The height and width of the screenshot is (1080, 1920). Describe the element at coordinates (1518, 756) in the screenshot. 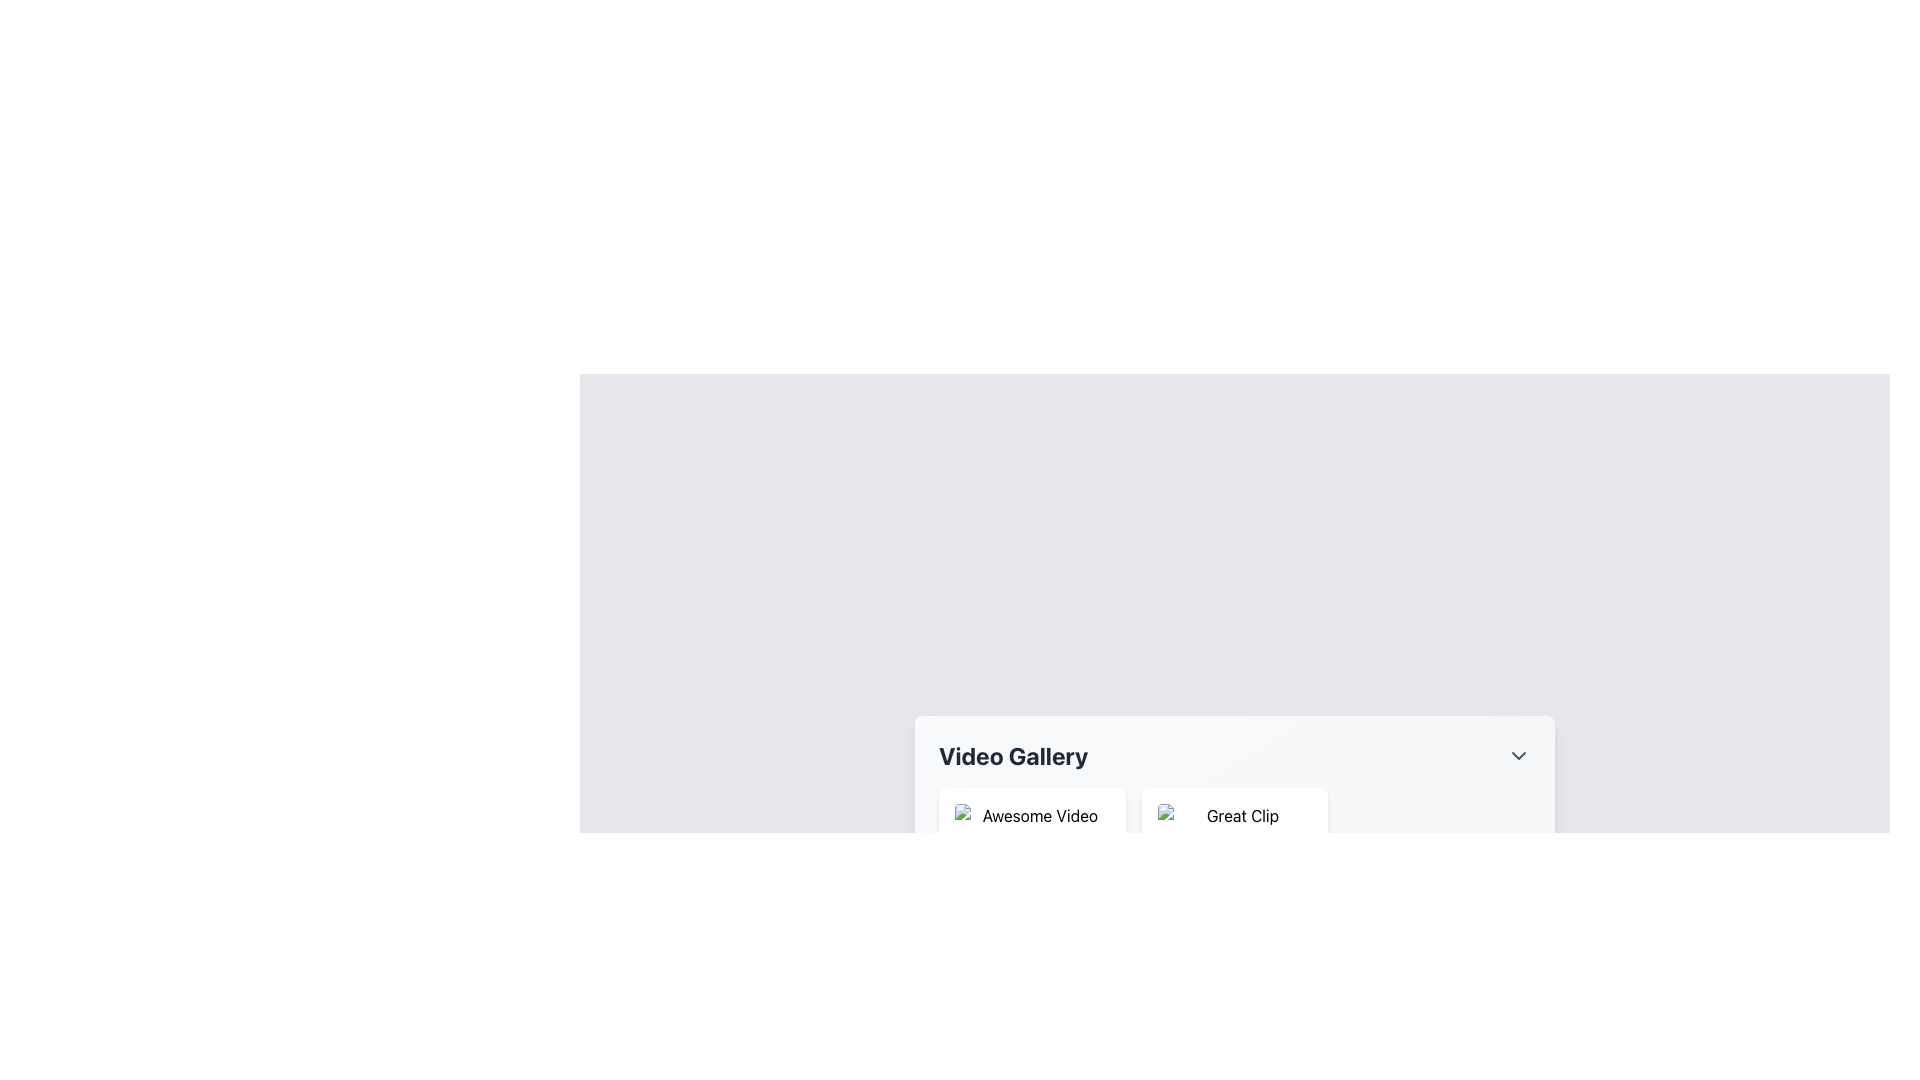

I see `the downward chevron icon located at the rightmost end of the 'Video Gallery' header` at that location.